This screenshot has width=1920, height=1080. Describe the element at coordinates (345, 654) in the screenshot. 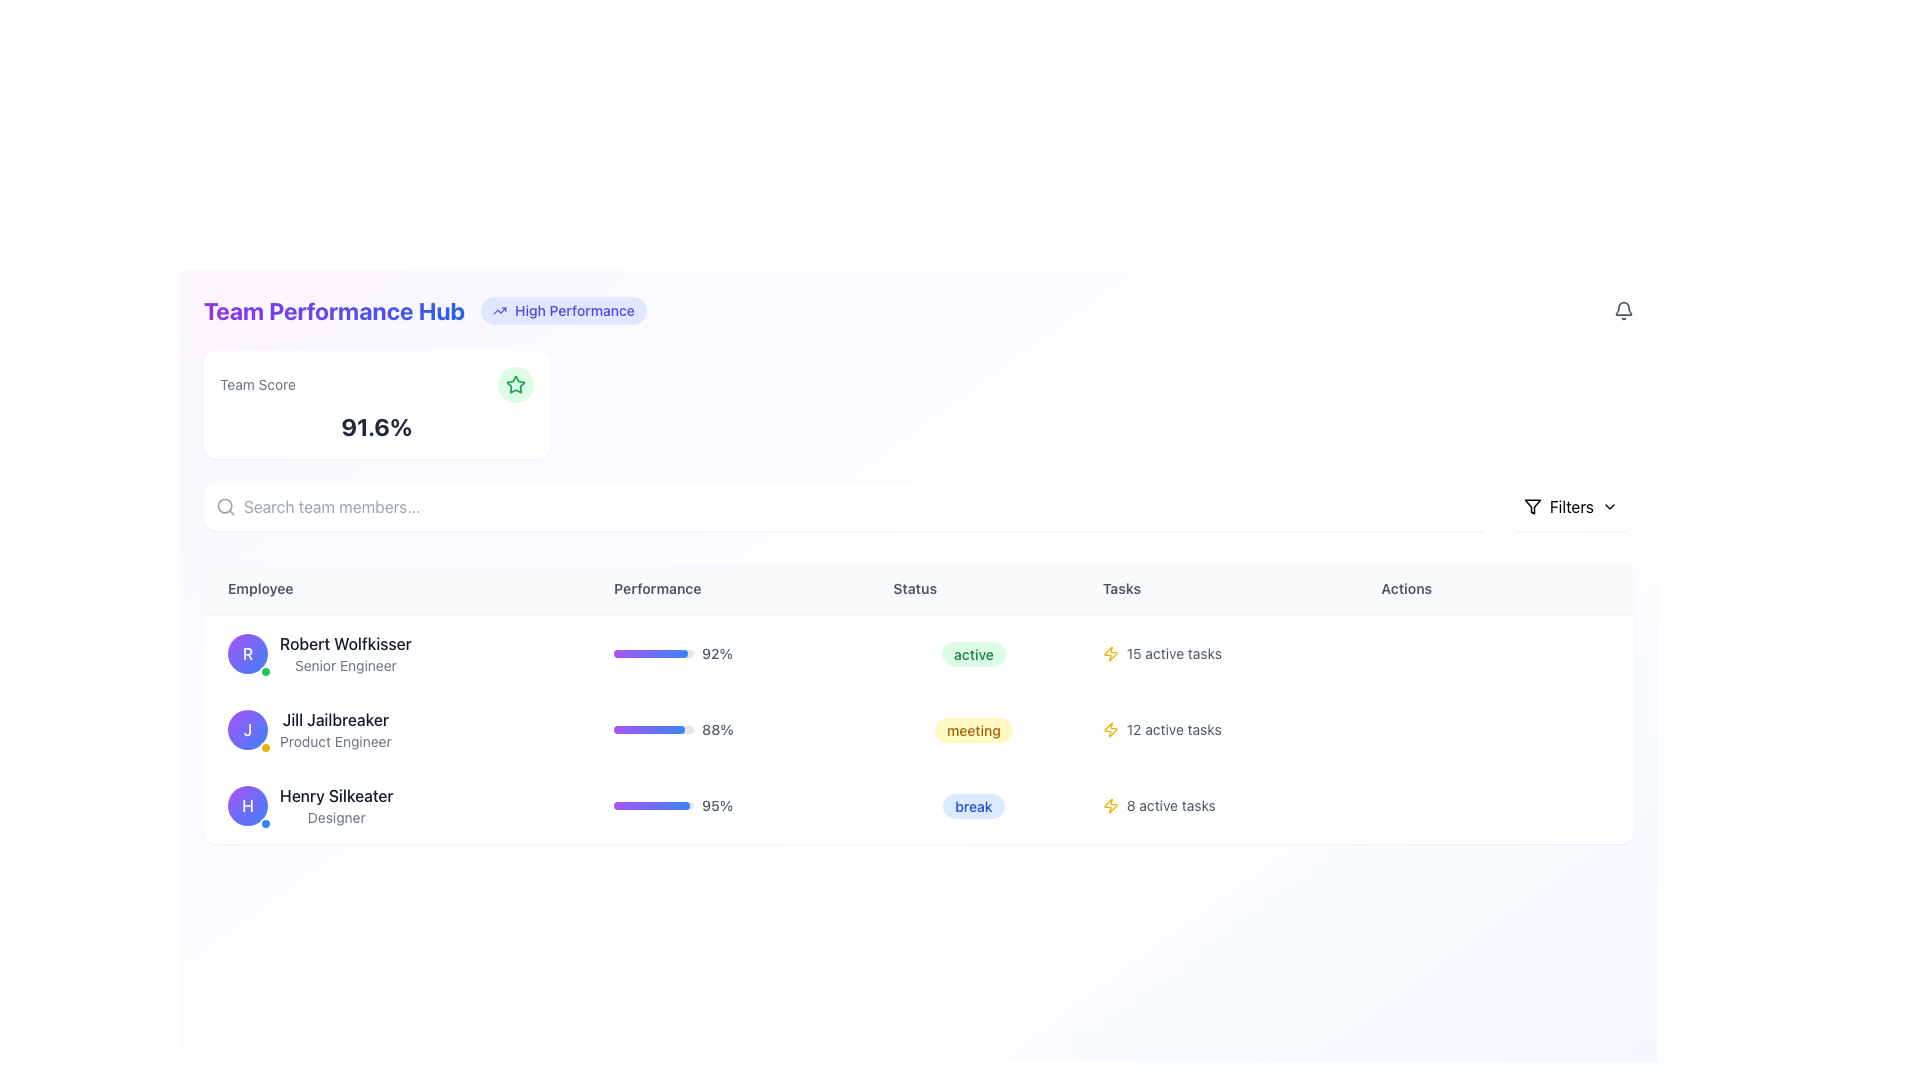

I see `displayed name and role of the employee in the first row of the 'Employee' column, located to the right of the circular avatar with the initial 'R.'` at that location.